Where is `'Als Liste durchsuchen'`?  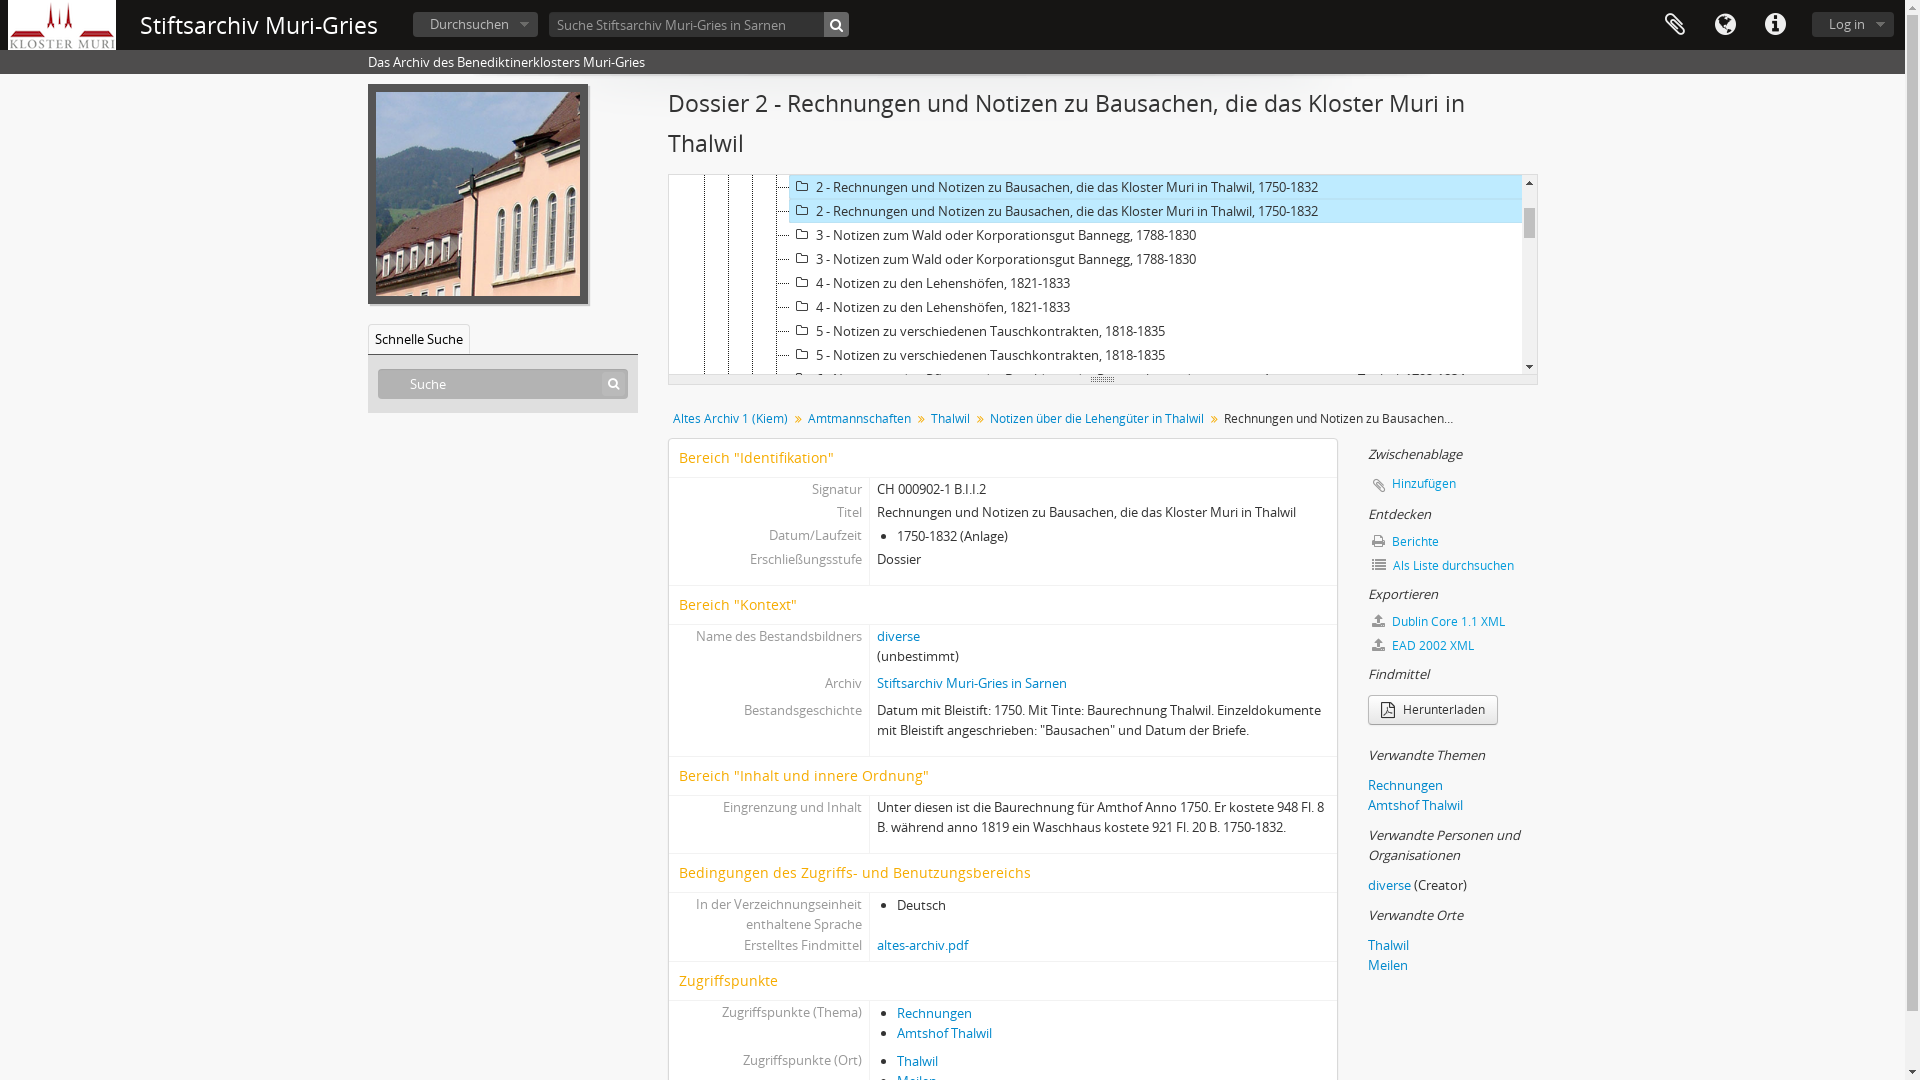 'Als Liste durchsuchen' is located at coordinates (1453, 566).